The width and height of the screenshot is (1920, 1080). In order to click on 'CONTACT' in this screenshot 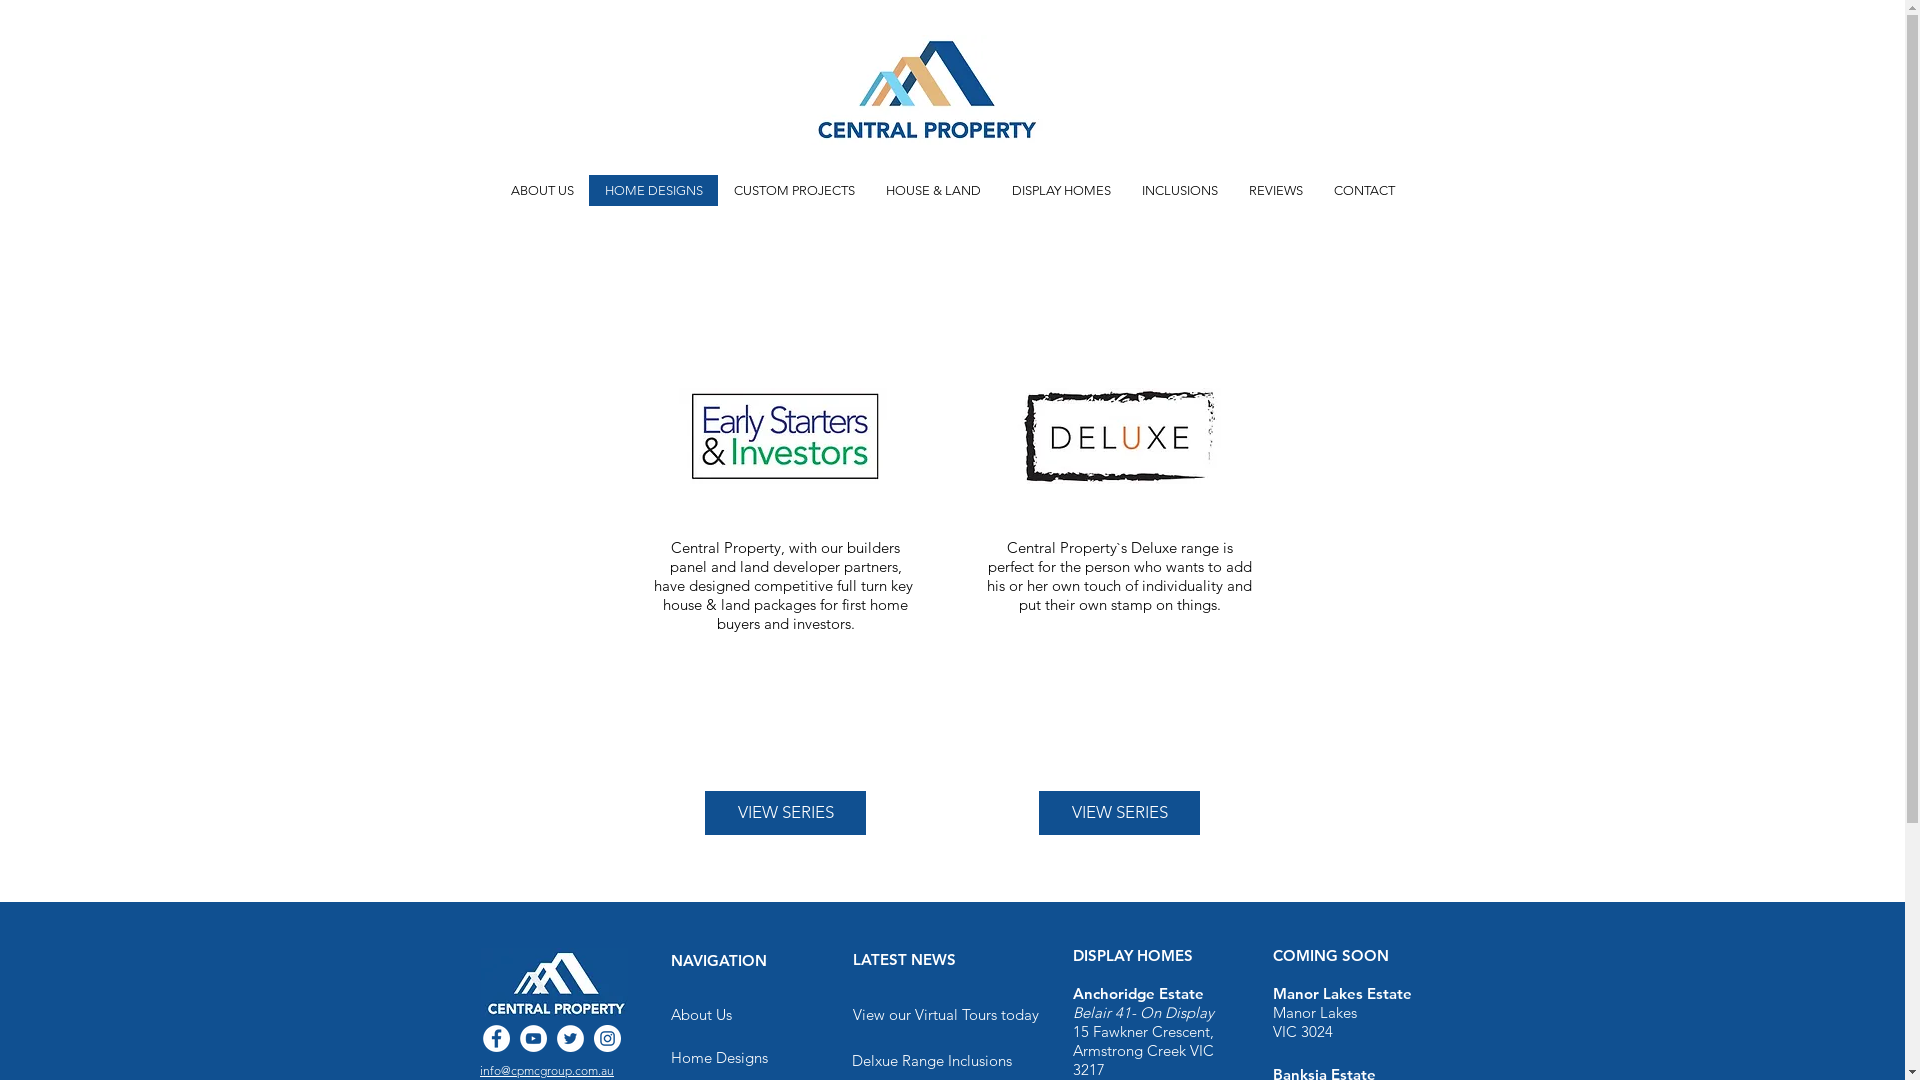, I will do `click(1362, 190)`.